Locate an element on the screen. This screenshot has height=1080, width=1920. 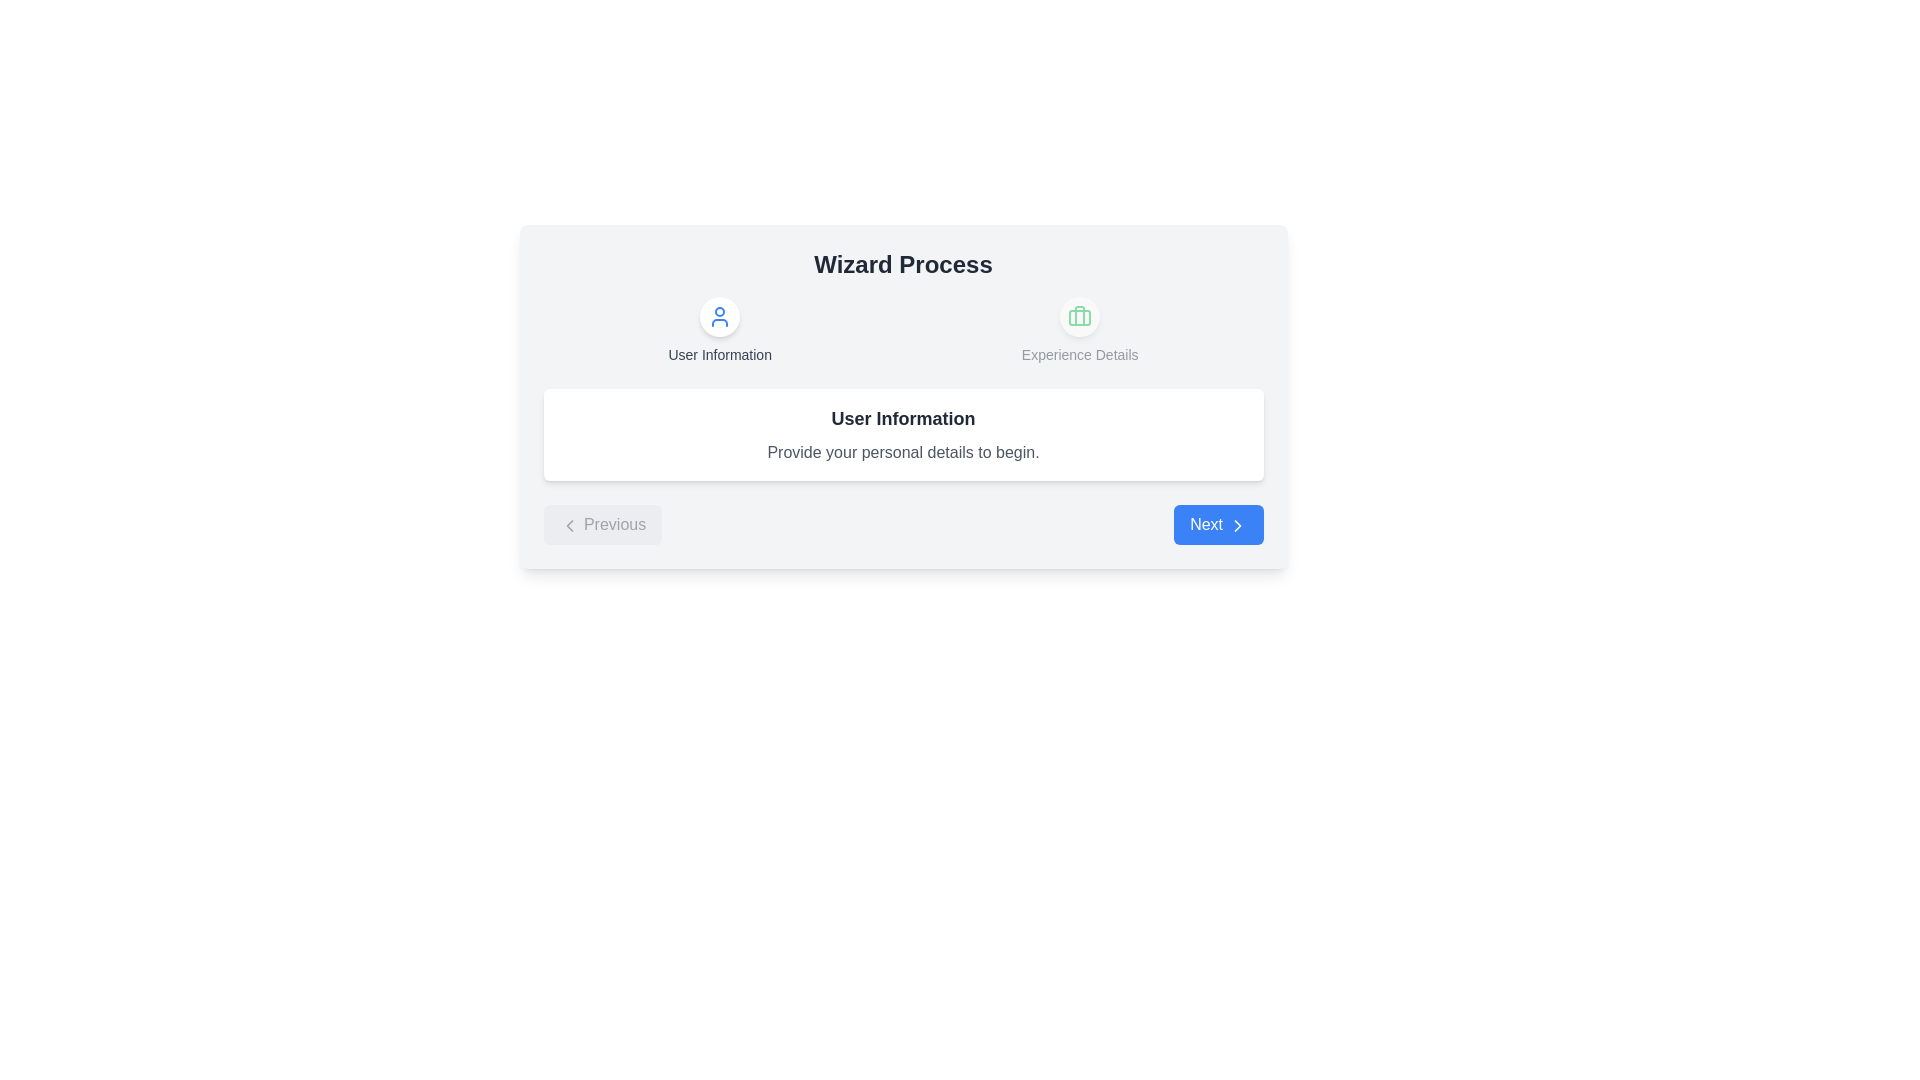
the static text label that reads 'Experience Details', which is styled in a small-sized gray font, positioned below a briefcase icon, and to the right of the 'User Information' section is located at coordinates (1079, 353).